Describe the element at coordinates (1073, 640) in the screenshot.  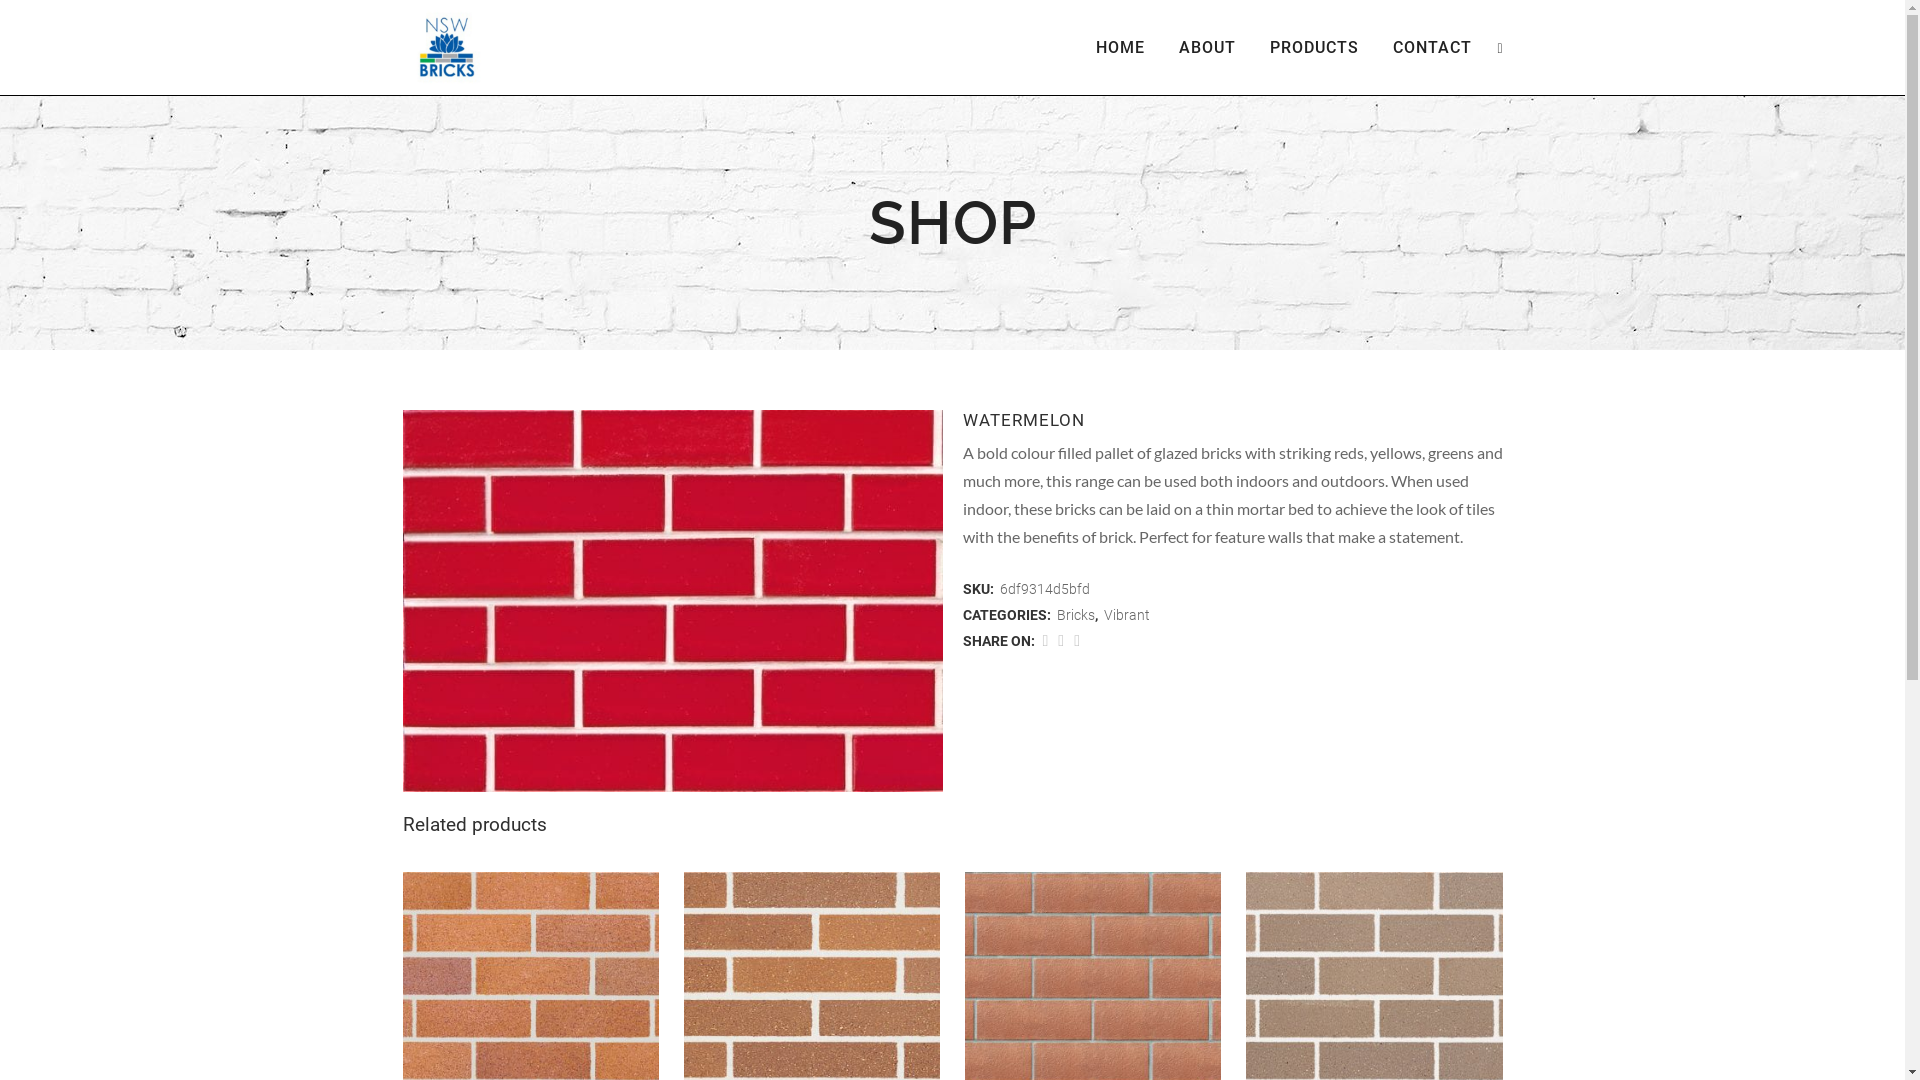
I see `'Share on Google+'` at that location.